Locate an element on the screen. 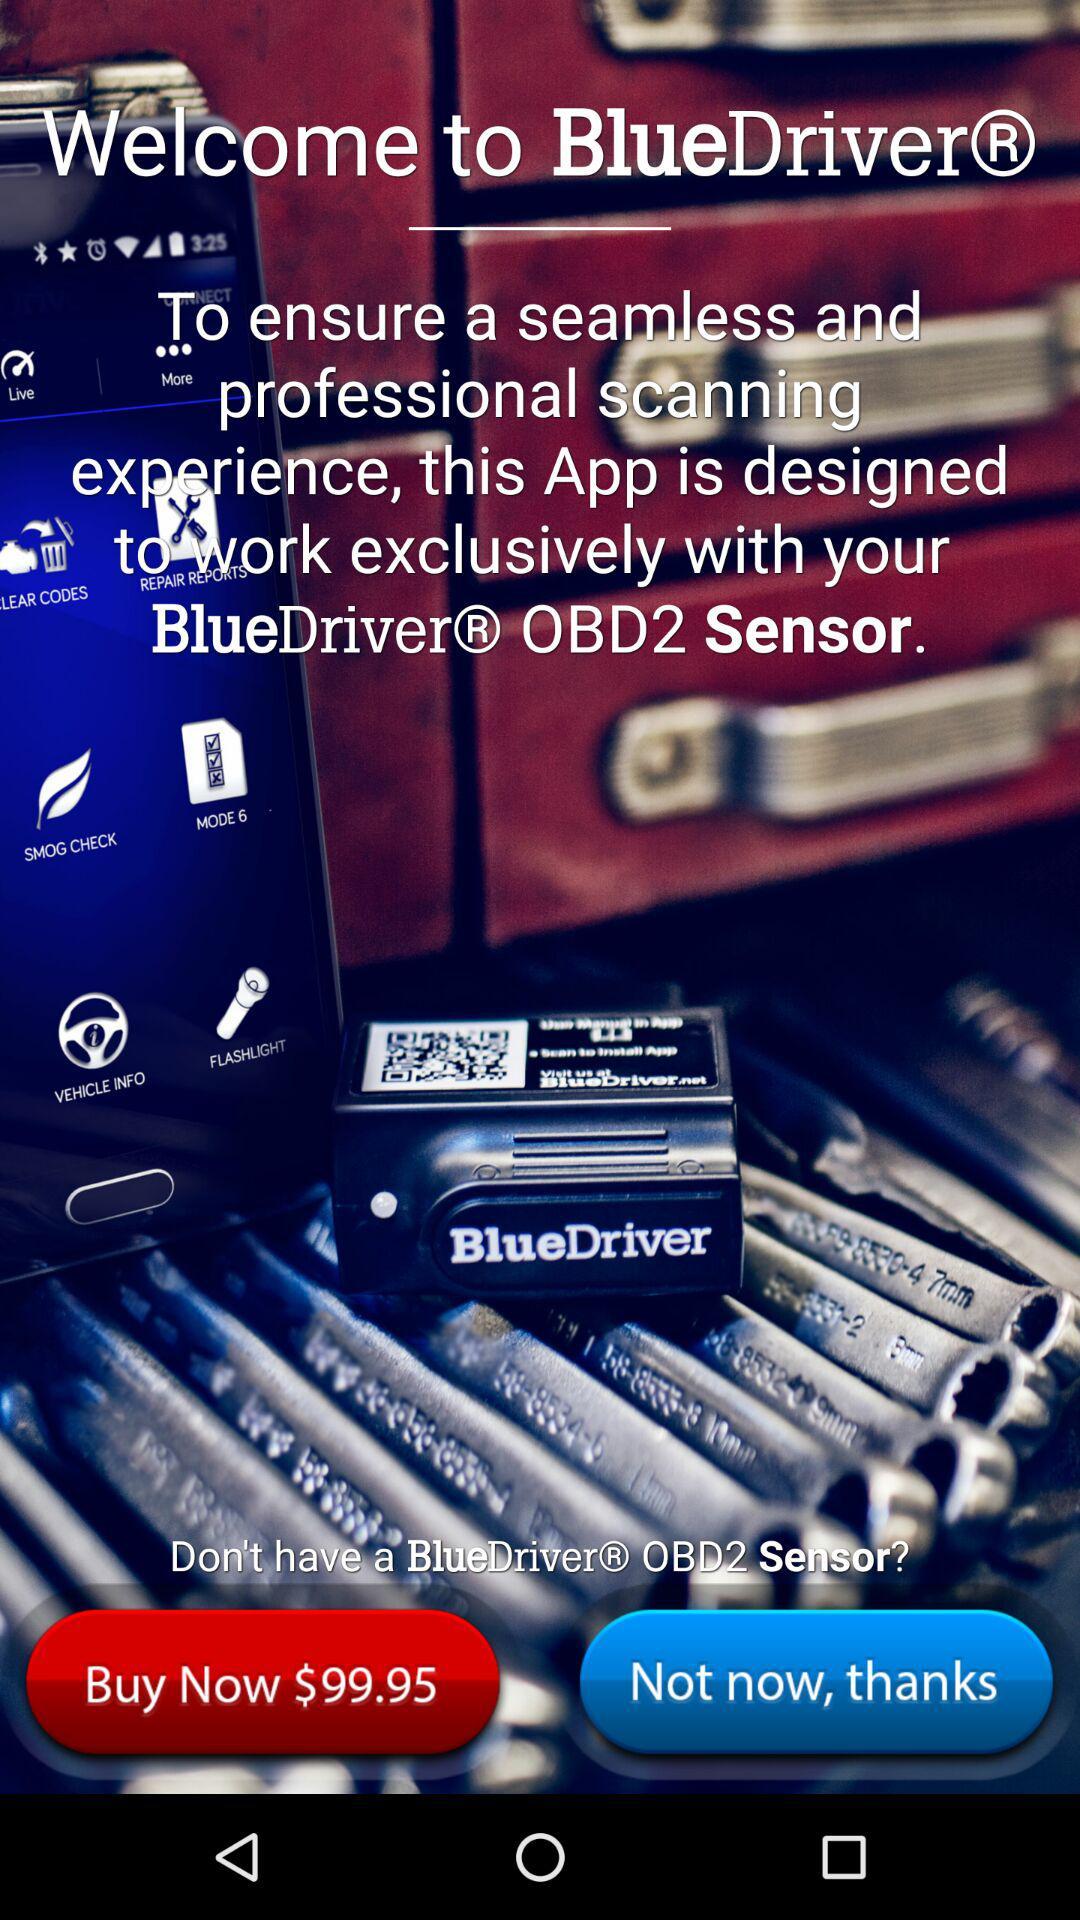 This screenshot has height=1920, width=1080. pay 99.95 to buy is located at coordinates (262, 1680).